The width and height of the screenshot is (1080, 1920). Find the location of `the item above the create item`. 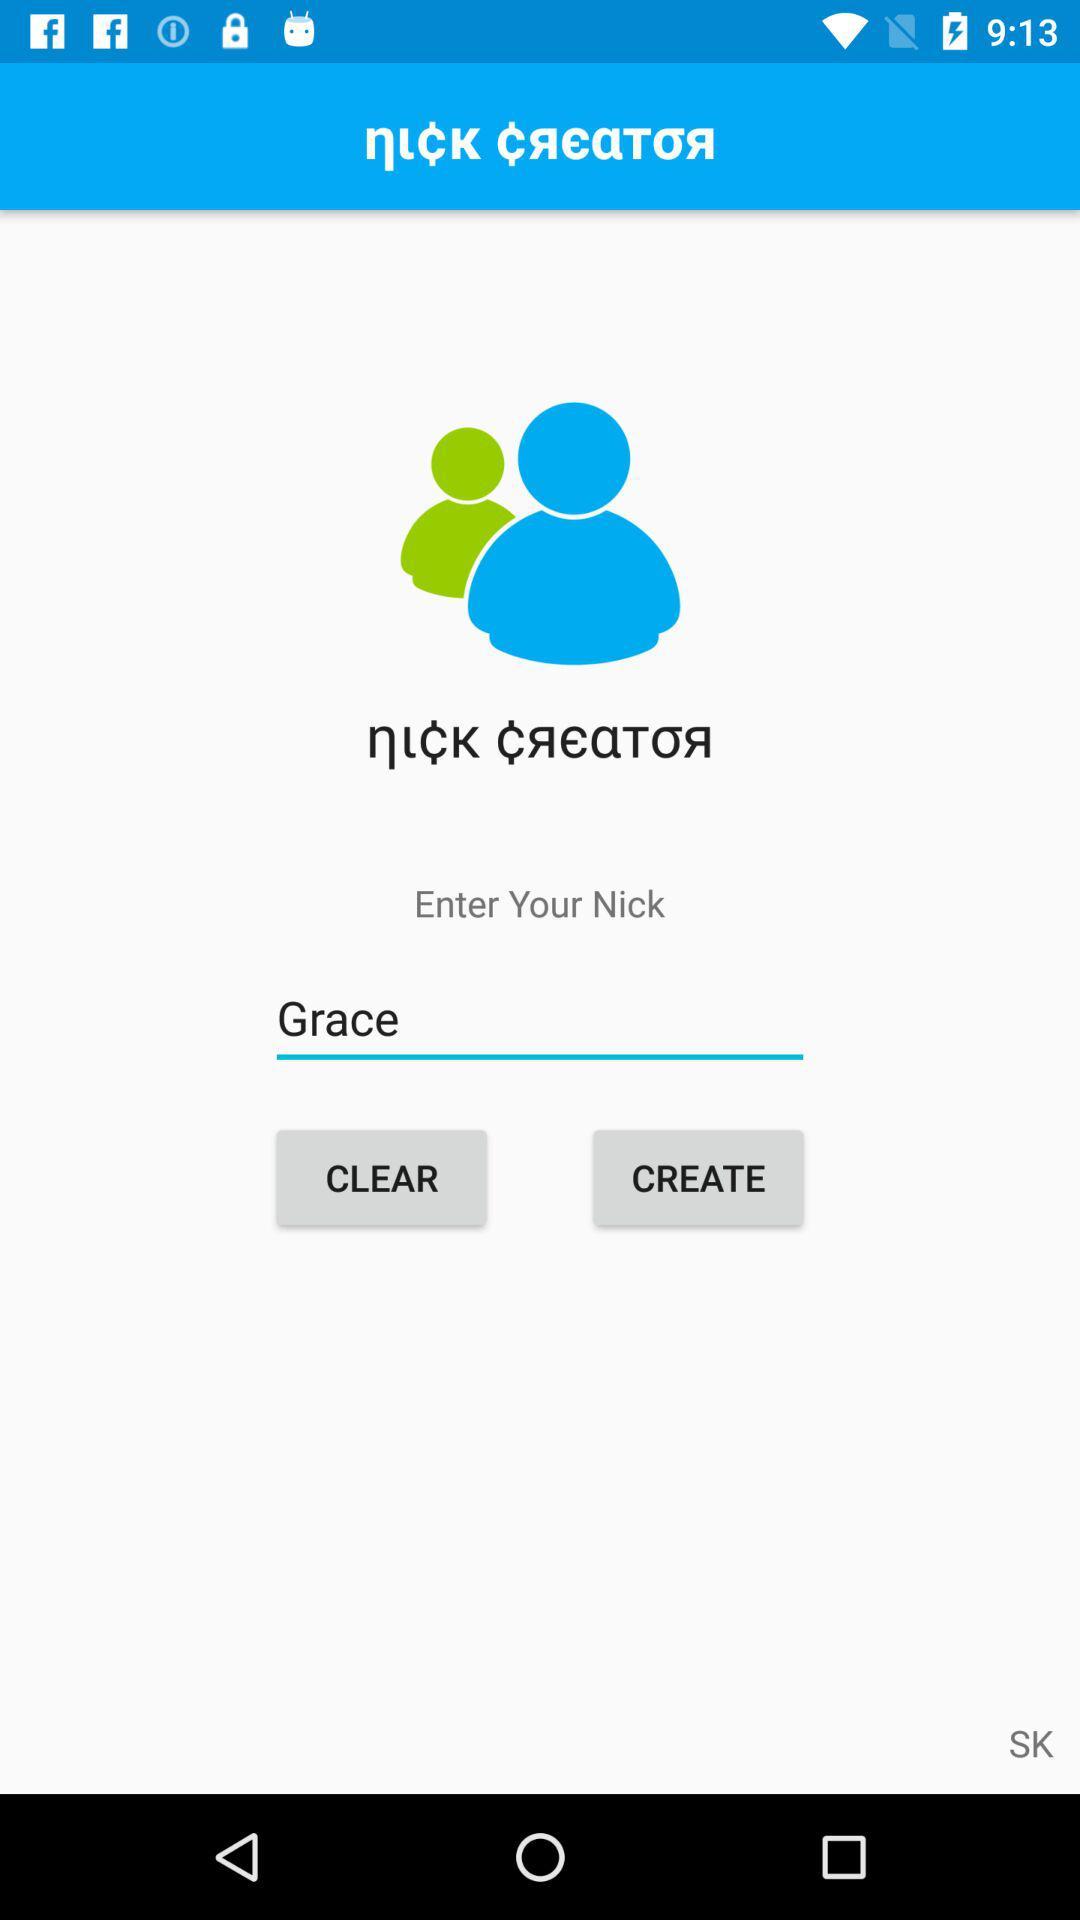

the item above the create item is located at coordinates (540, 1018).